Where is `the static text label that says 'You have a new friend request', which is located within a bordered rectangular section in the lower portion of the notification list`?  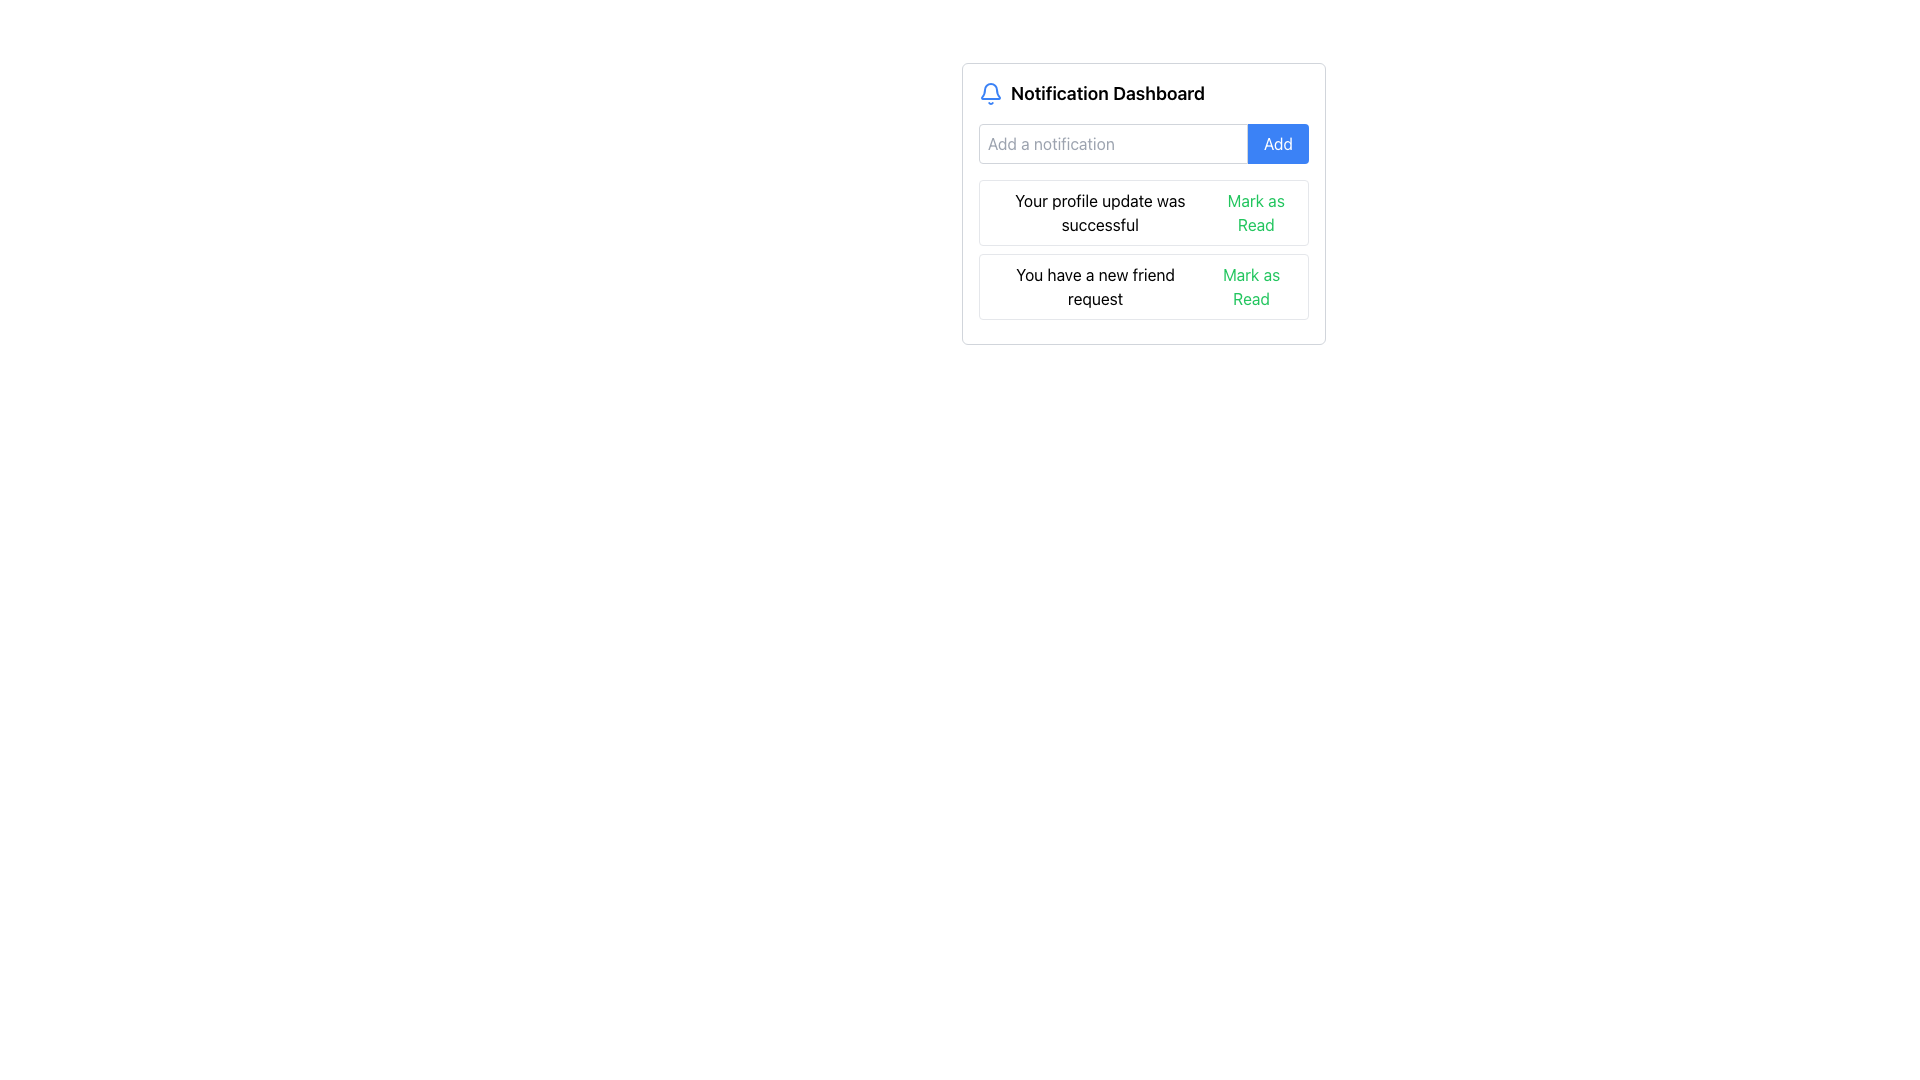 the static text label that says 'You have a new friend request', which is located within a bordered rectangular section in the lower portion of the notification list is located at coordinates (1094, 286).